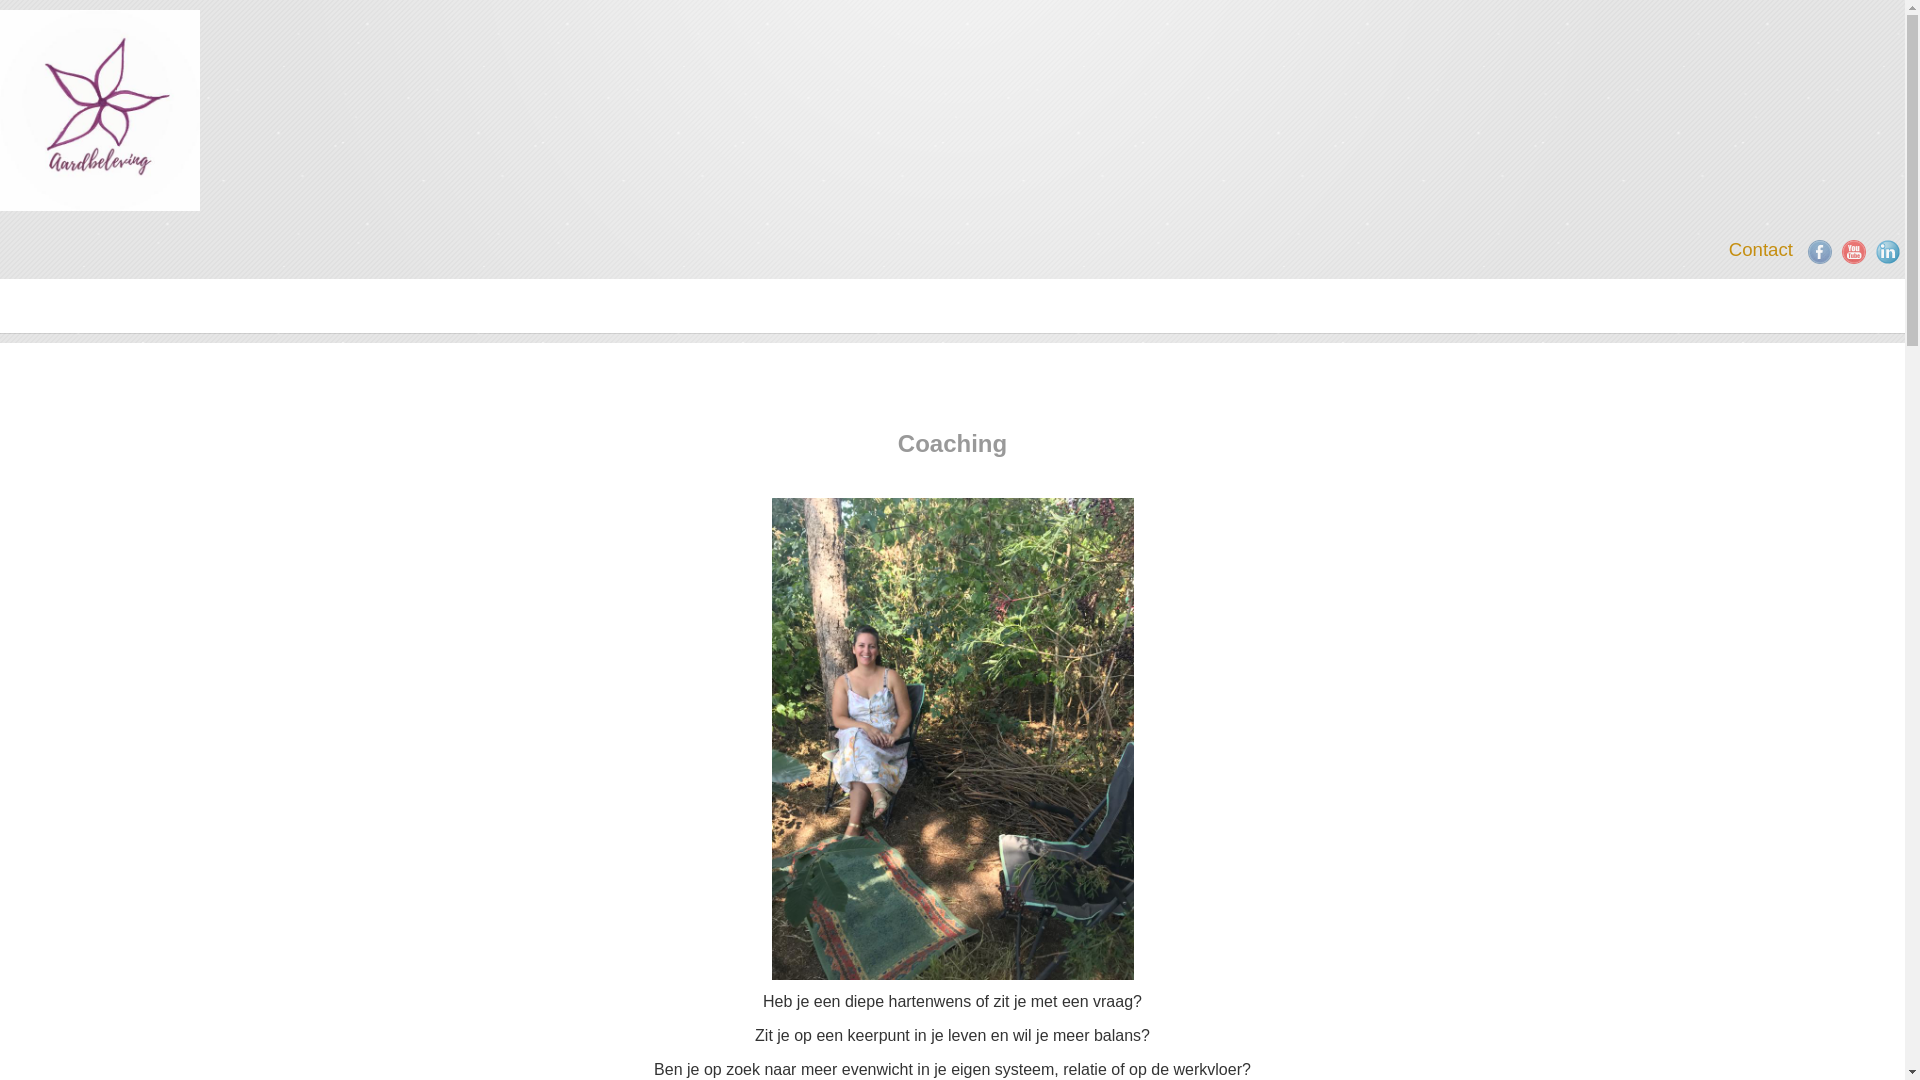 The width and height of the screenshot is (1920, 1080). I want to click on '.:In kracht floreren:.', so click(99, 110).